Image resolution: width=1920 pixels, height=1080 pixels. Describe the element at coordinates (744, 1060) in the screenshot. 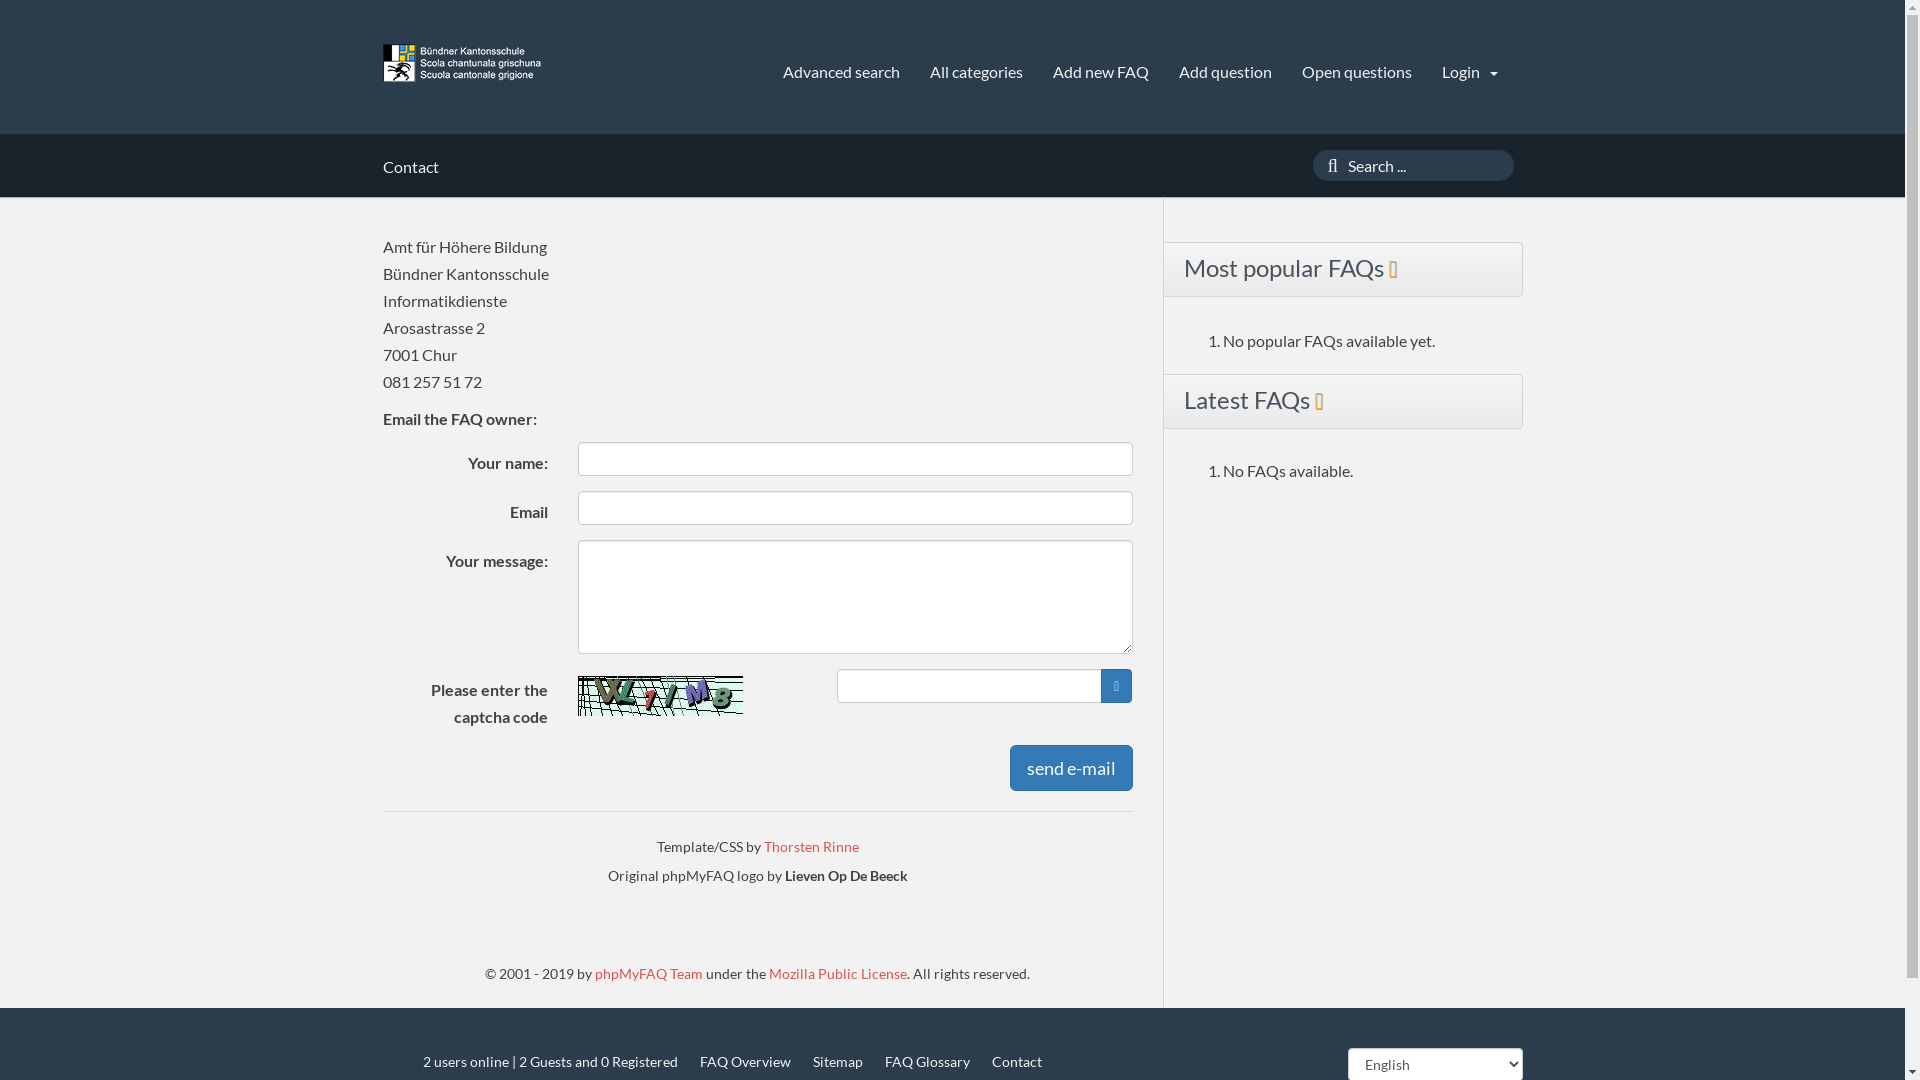

I see `'FAQ Overview'` at that location.